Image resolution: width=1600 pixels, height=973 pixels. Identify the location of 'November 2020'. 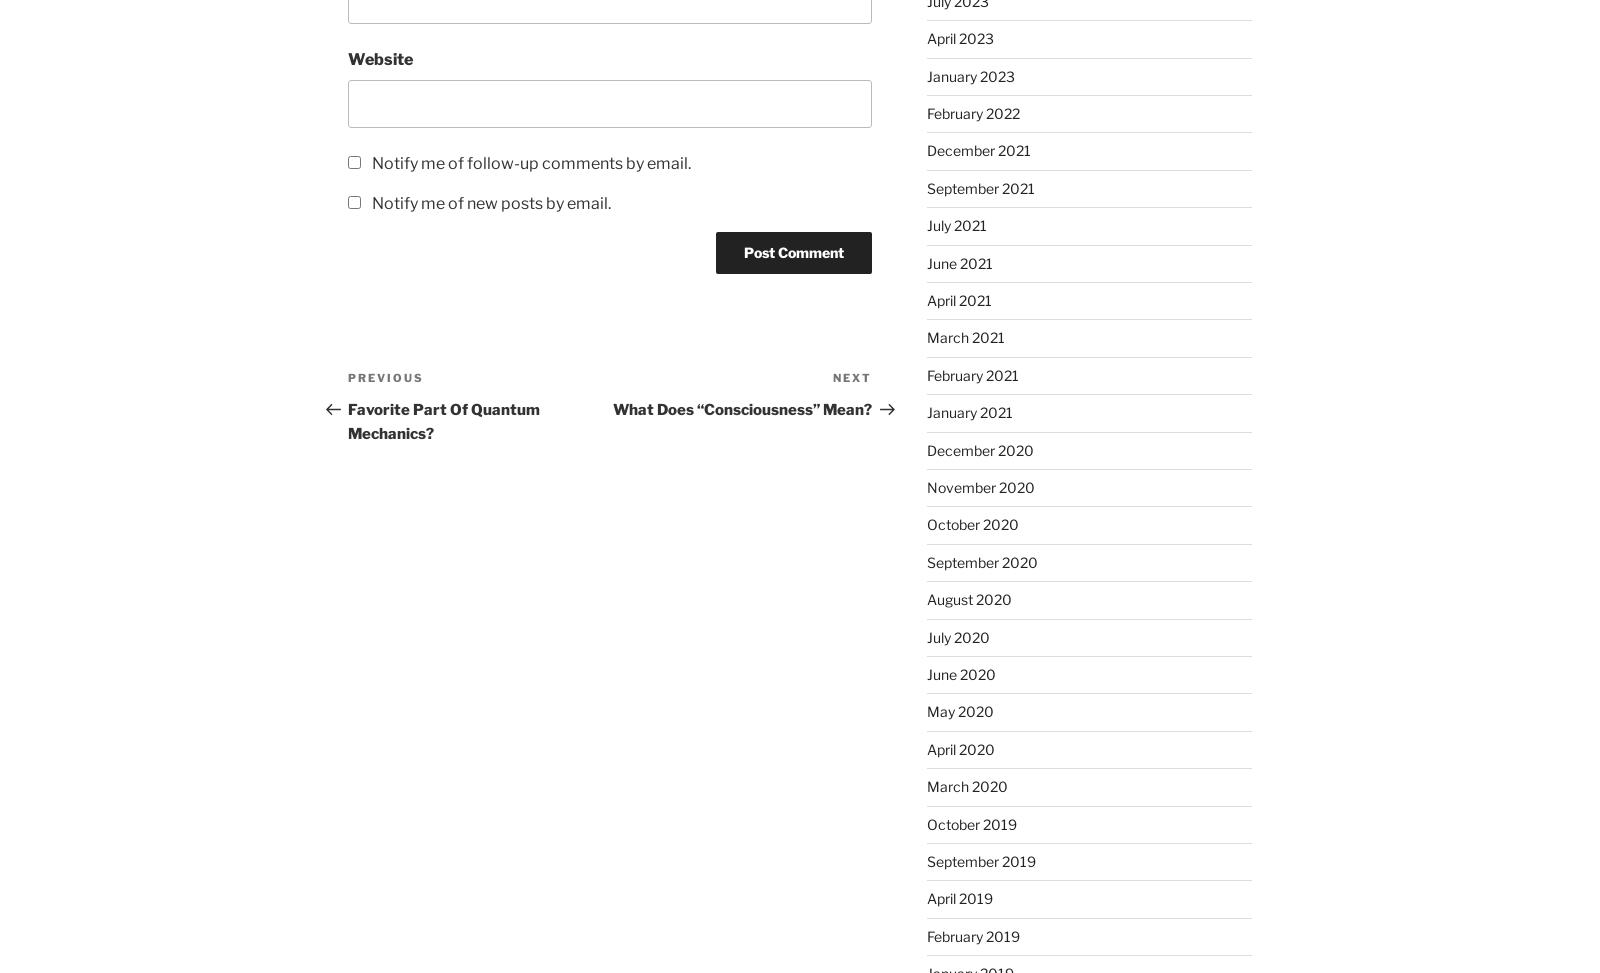
(979, 486).